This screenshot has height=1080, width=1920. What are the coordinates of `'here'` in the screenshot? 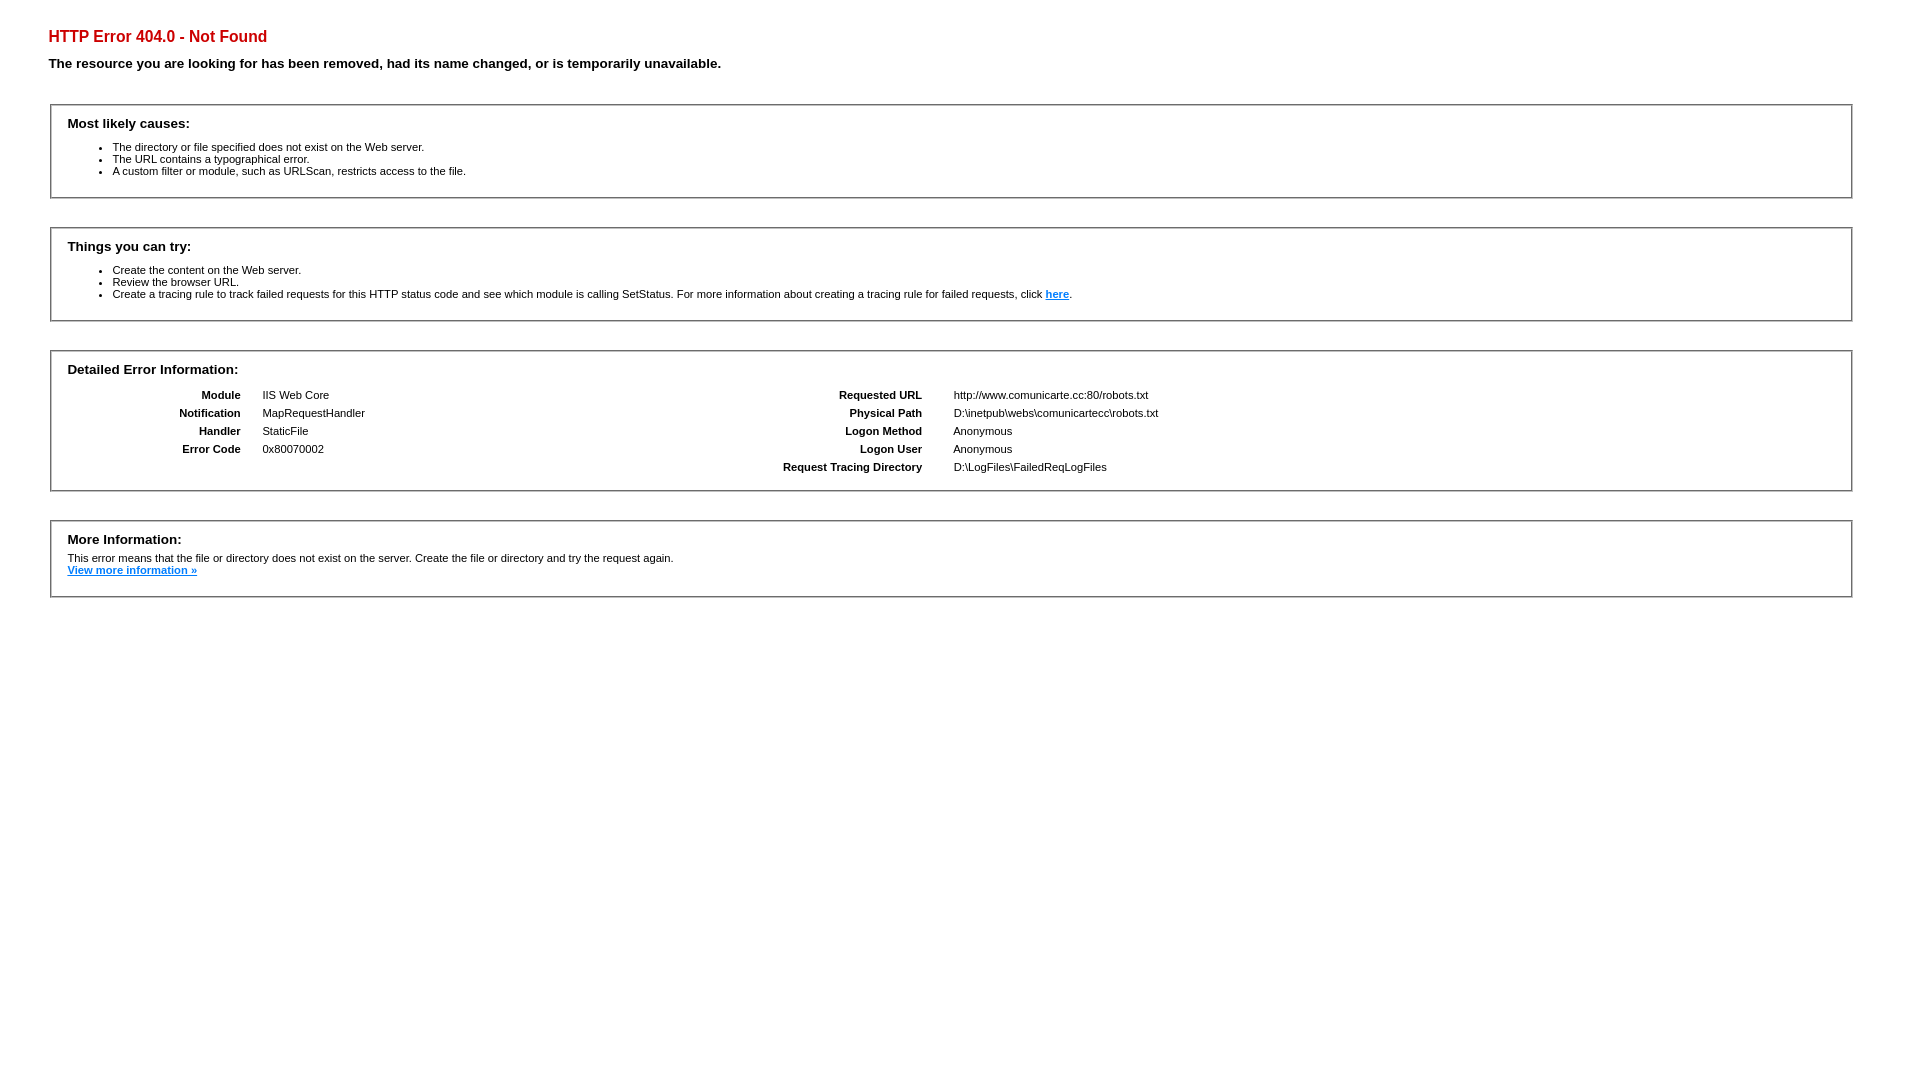 It's located at (1045, 293).